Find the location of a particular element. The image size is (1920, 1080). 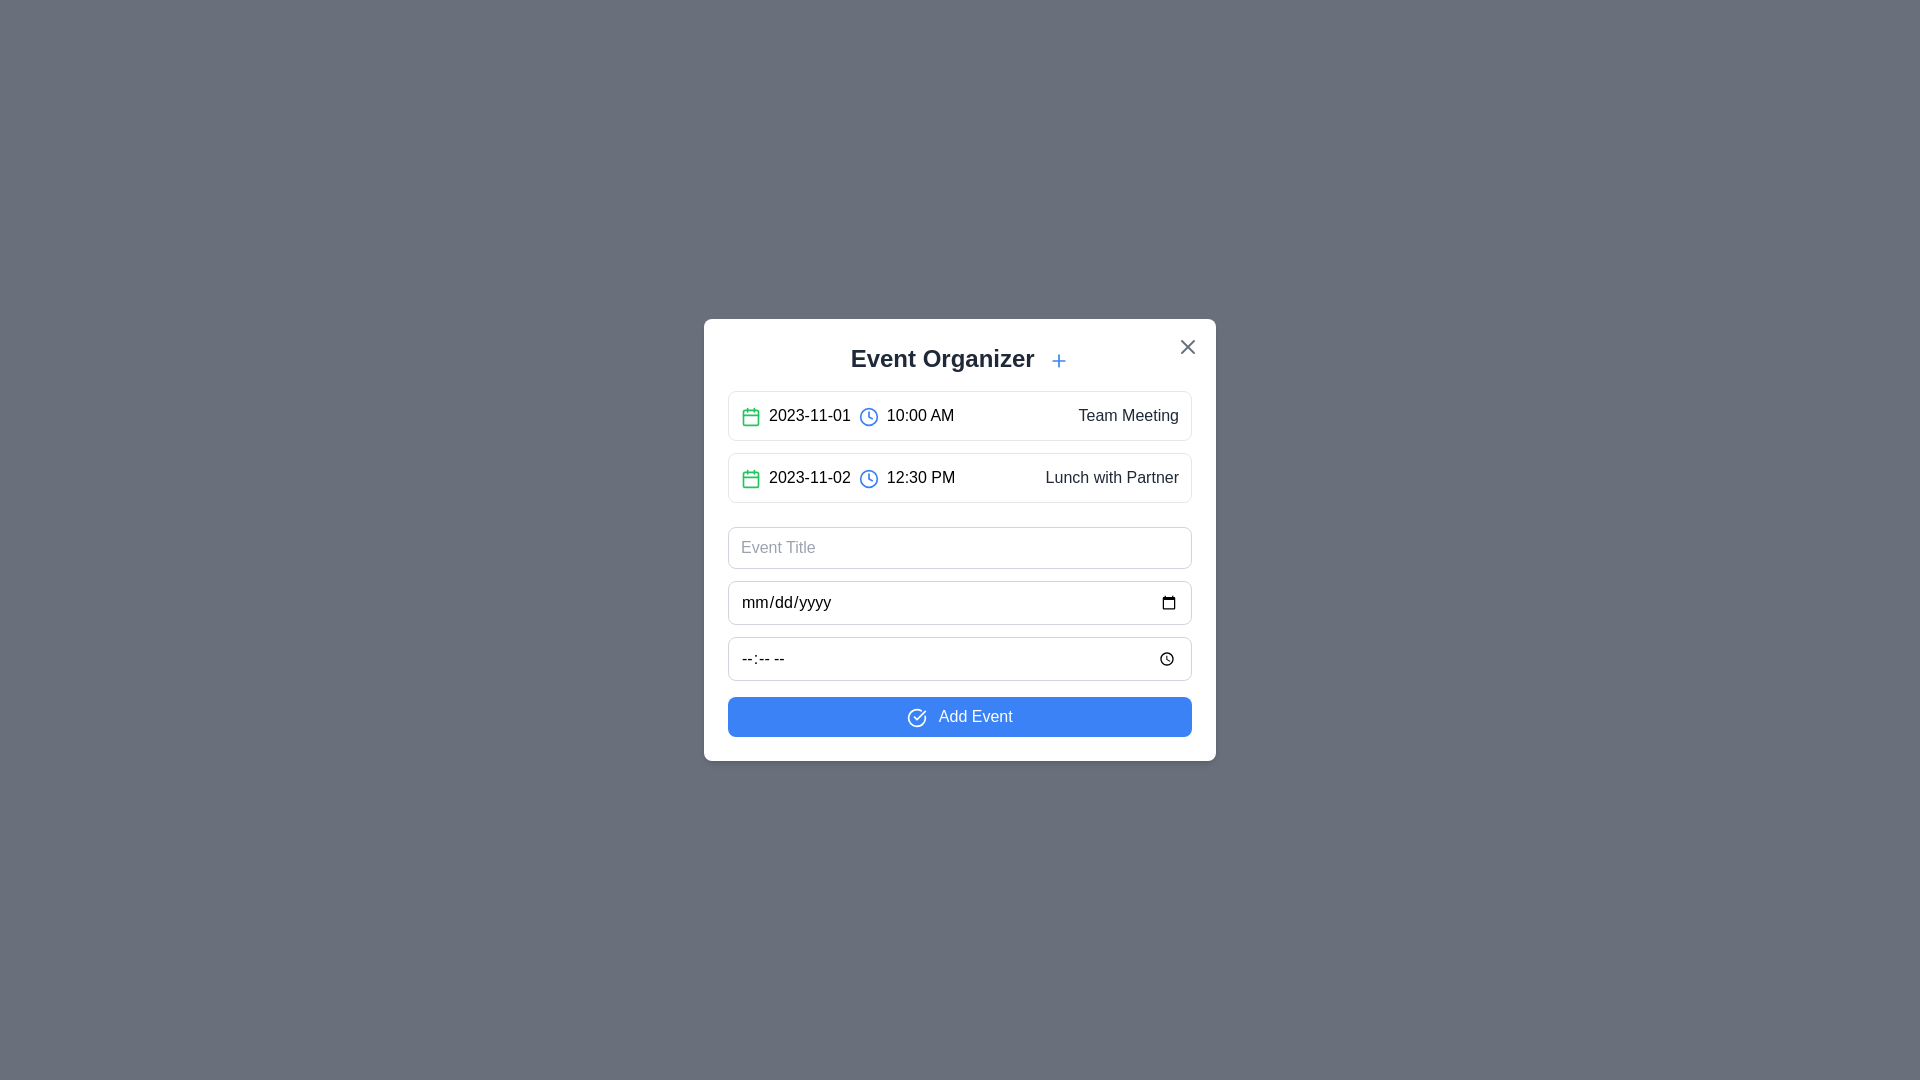

the calendar icon, which has a green outline and is located to the left of the date and time text '2023-11-01 10:00 AM' is located at coordinates (749, 415).